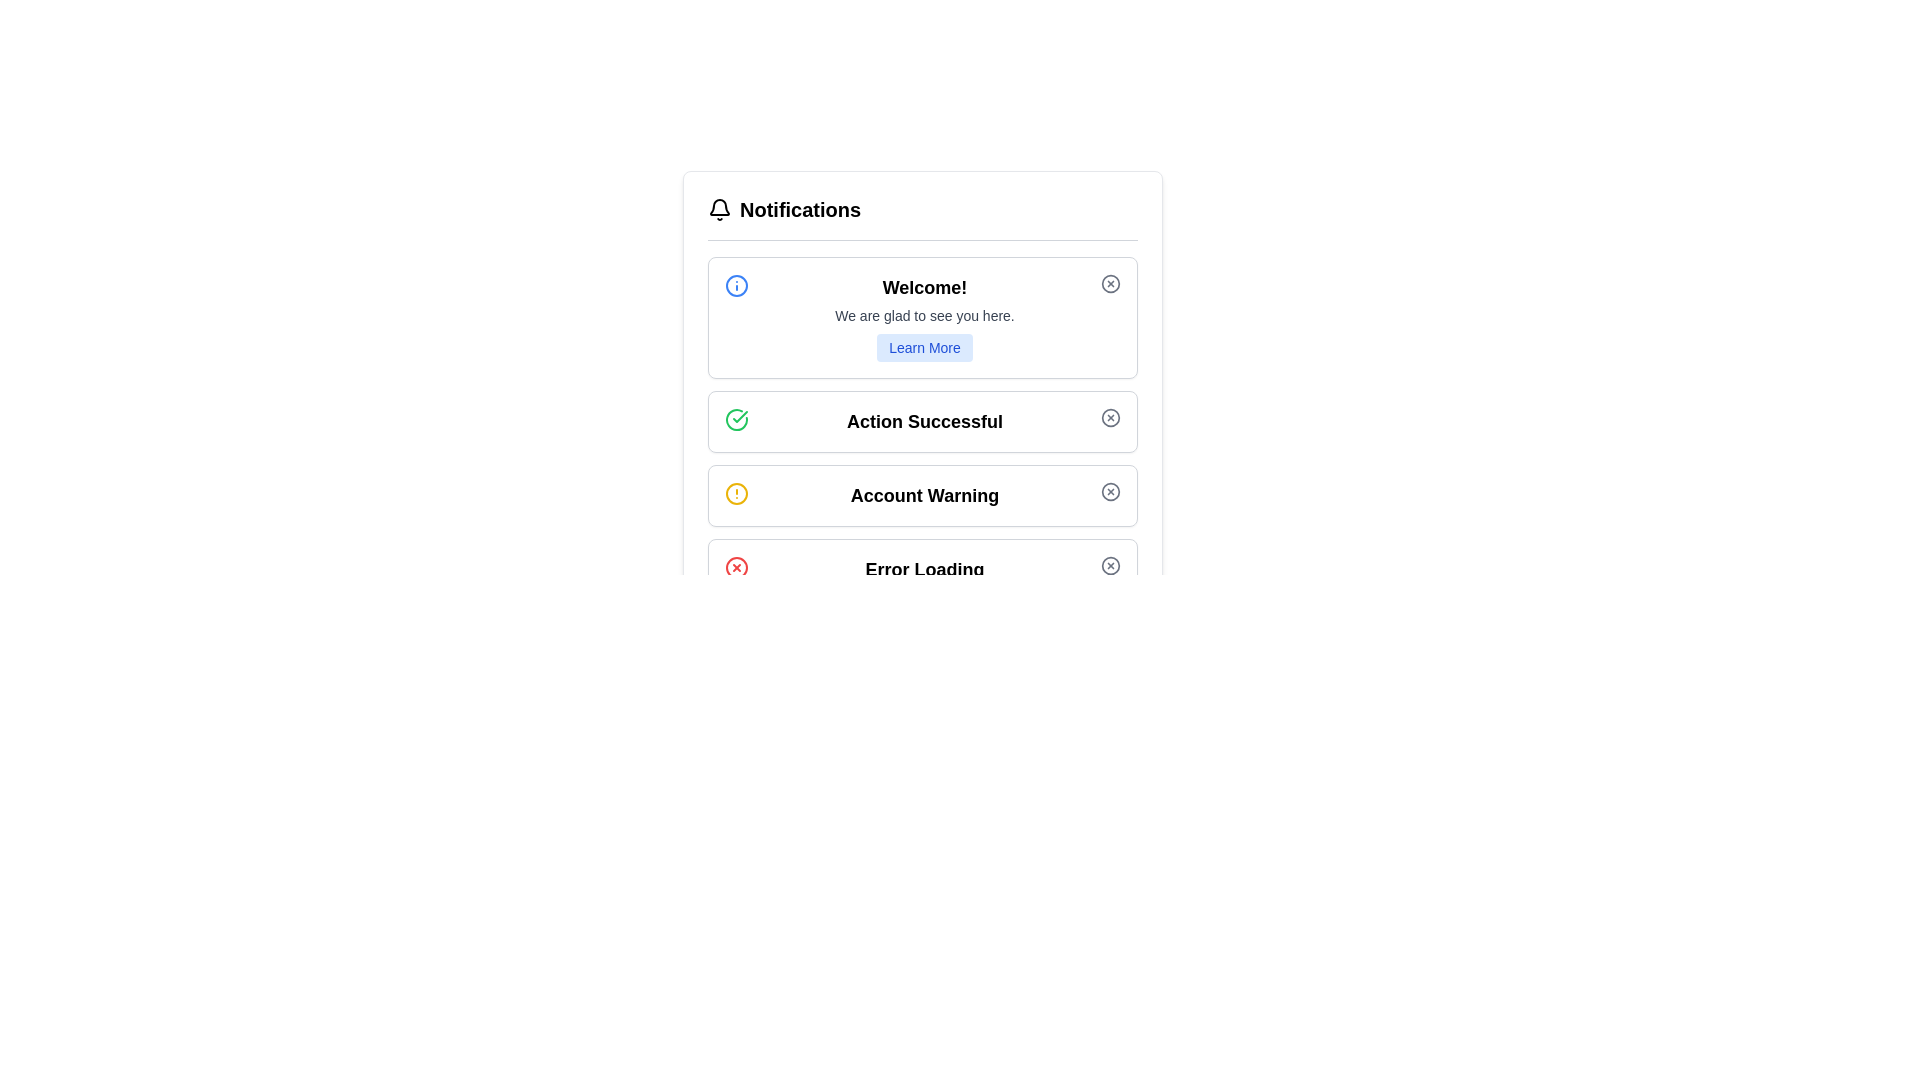  What do you see at coordinates (1109, 284) in the screenshot?
I see `the circular icon button with a stylized cross inside it, located at the top-right corner of the notification section adjacent to the header text 'Welcome!' to change its color state` at bounding box center [1109, 284].